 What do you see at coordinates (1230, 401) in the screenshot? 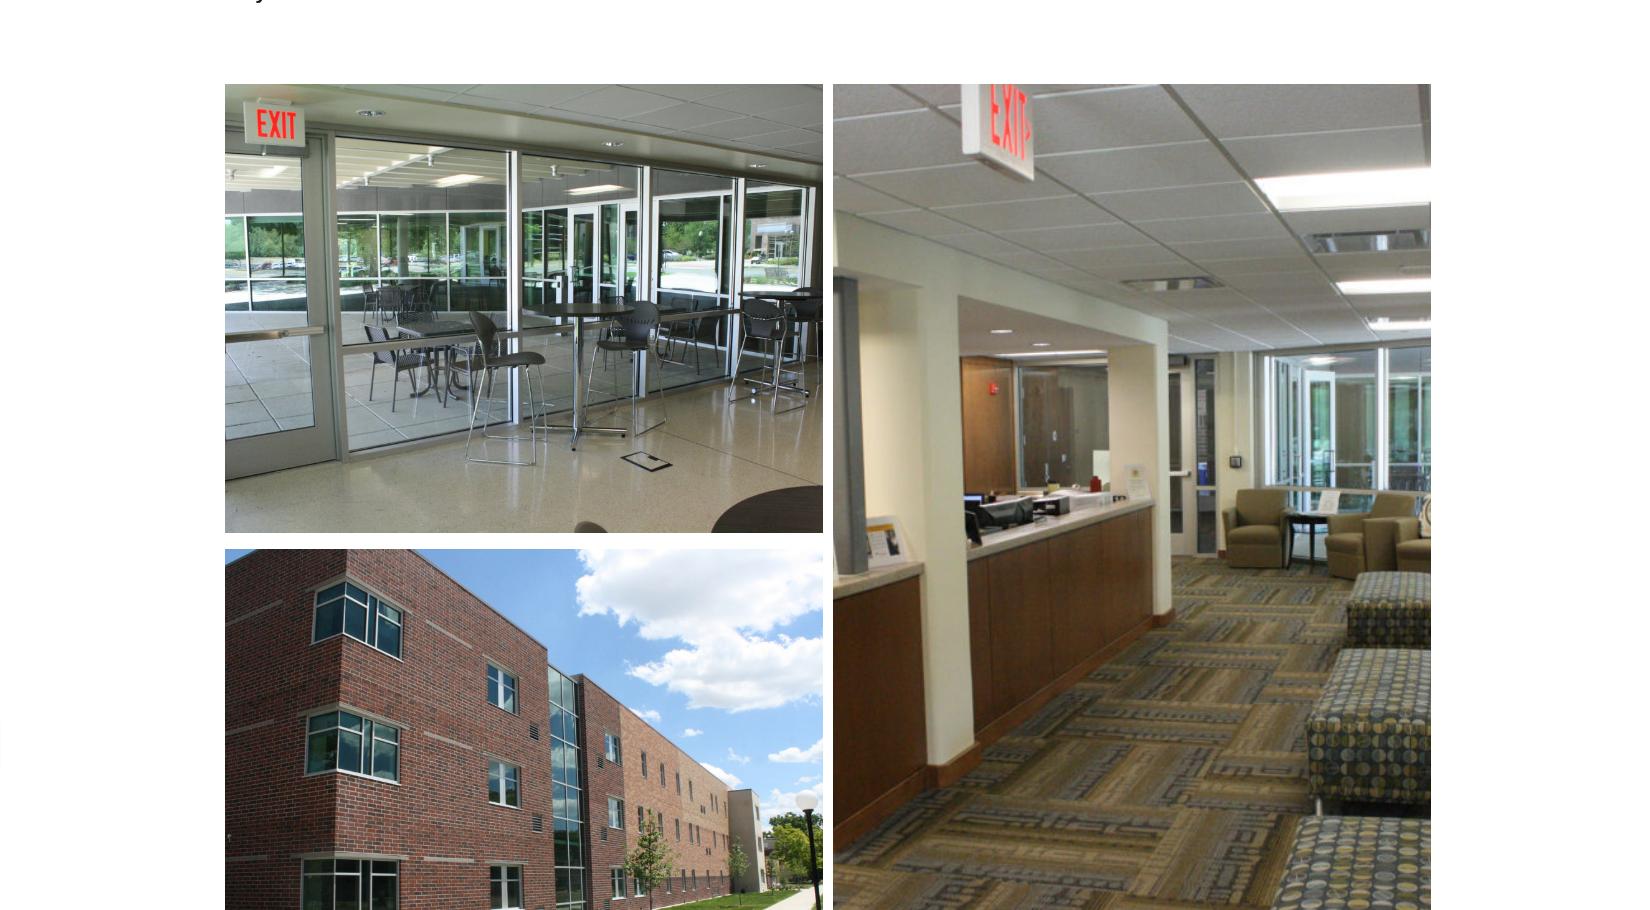
I see `'Contact Us'` at bounding box center [1230, 401].